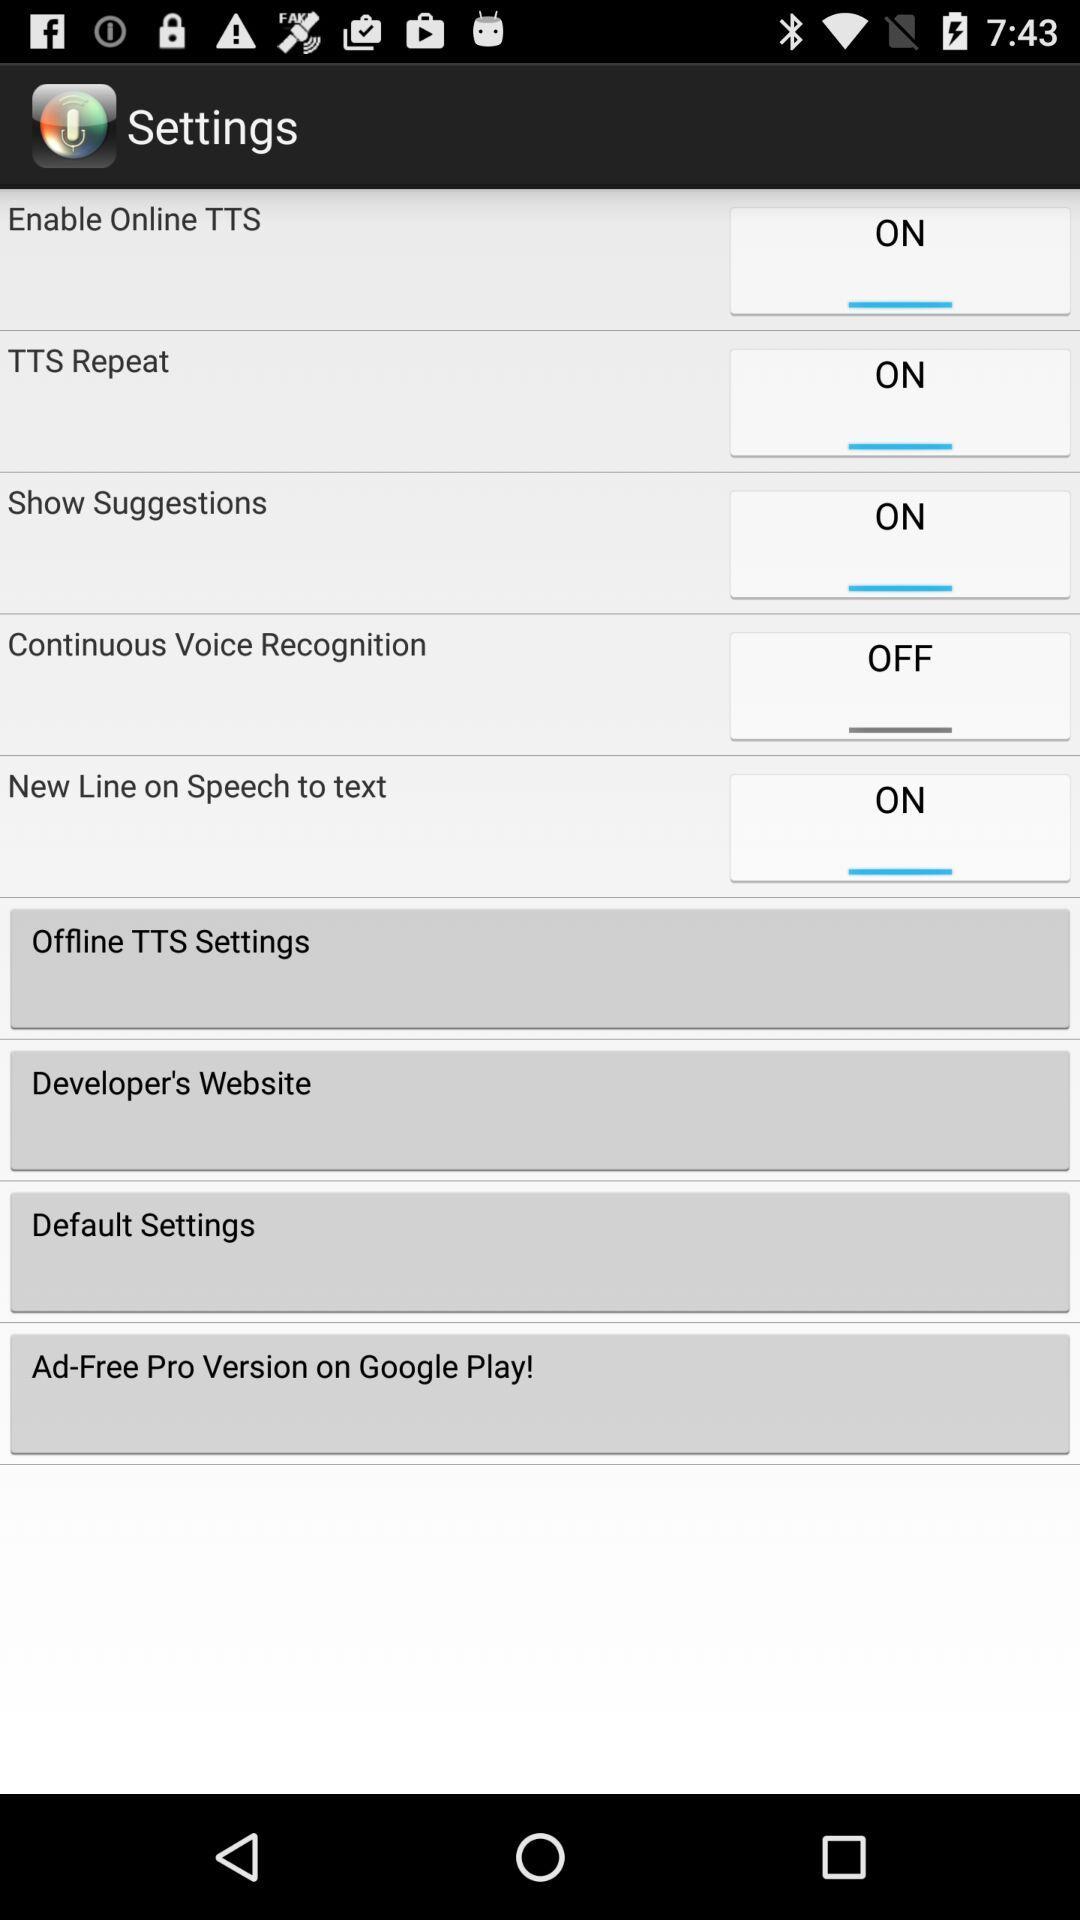 The height and width of the screenshot is (1920, 1080). Describe the element at coordinates (898, 685) in the screenshot. I see `the off icon` at that location.